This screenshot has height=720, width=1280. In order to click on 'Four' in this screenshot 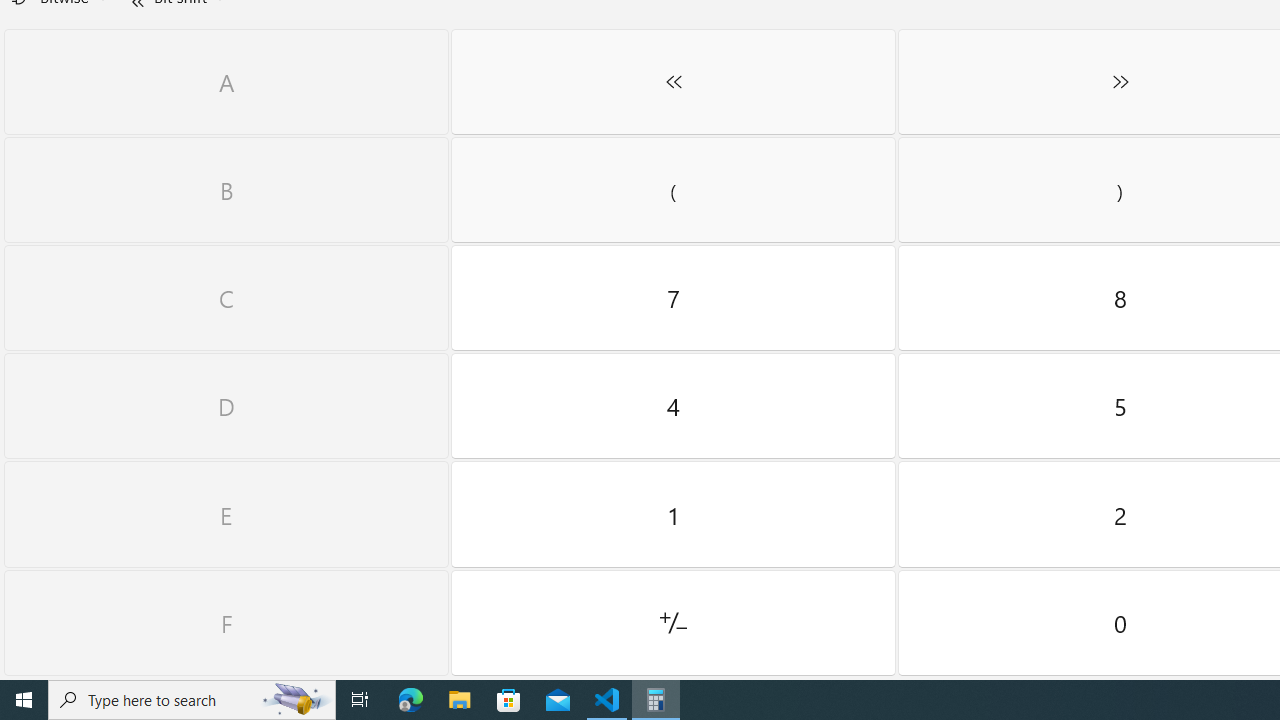, I will do `click(673, 405)`.